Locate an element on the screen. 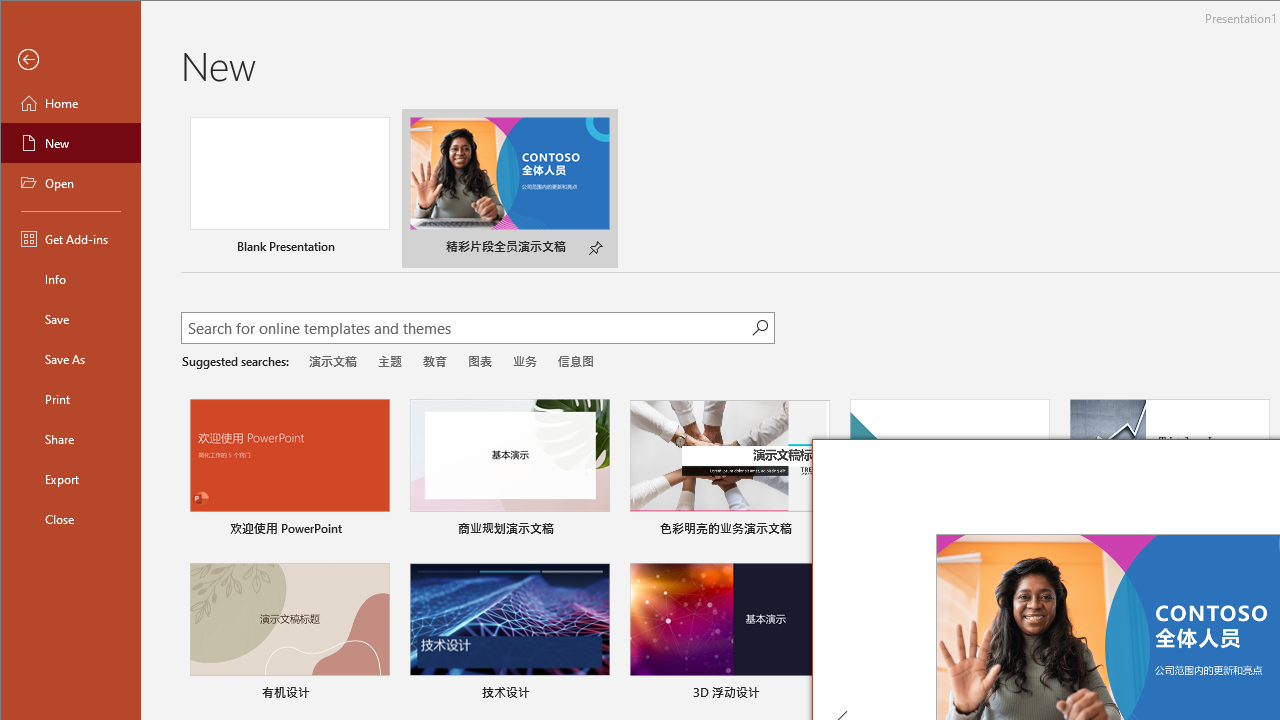 This screenshot has width=1280, height=720. 'Blank Presentation' is located at coordinates (288, 188).